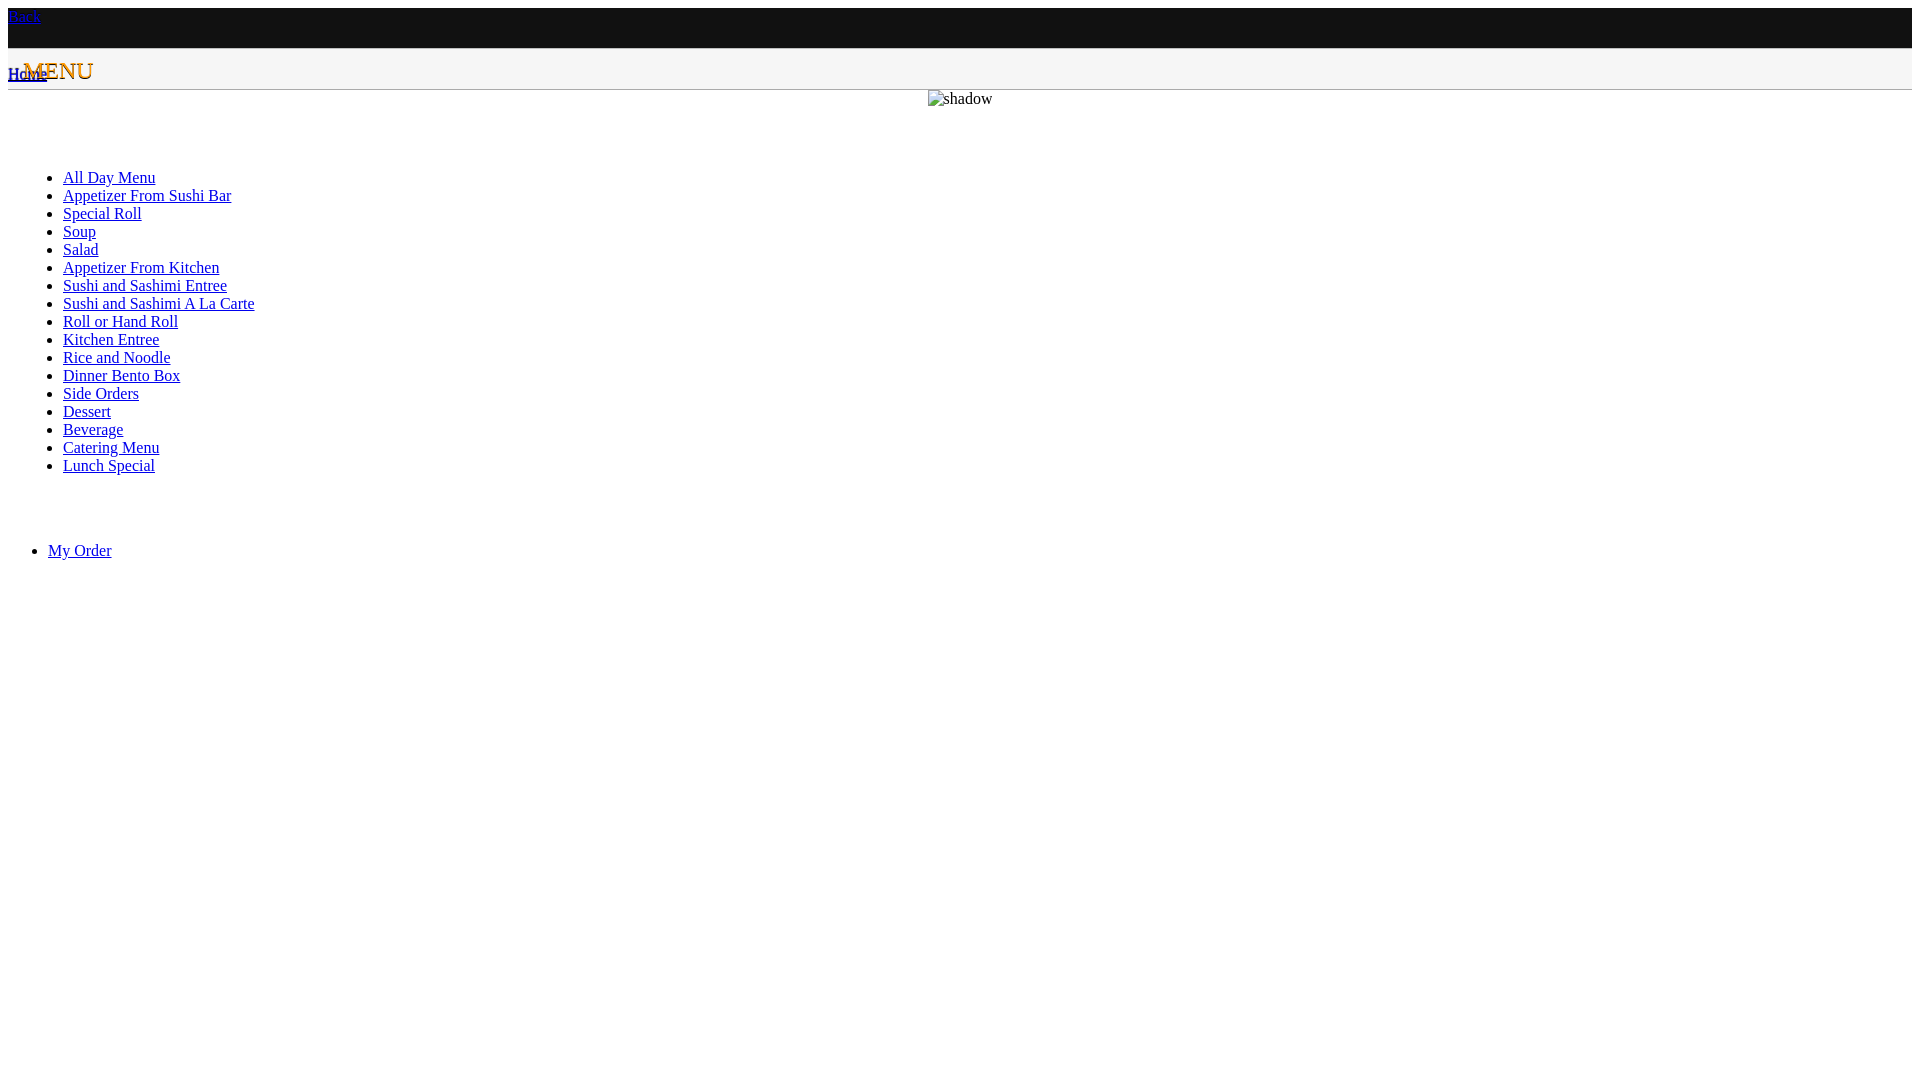 This screenshot has height=1080, width=1920. What do you see at coordinates (91, 428) in the screenshot?
I see `'Beverage'` at bounding box center [91, 428].